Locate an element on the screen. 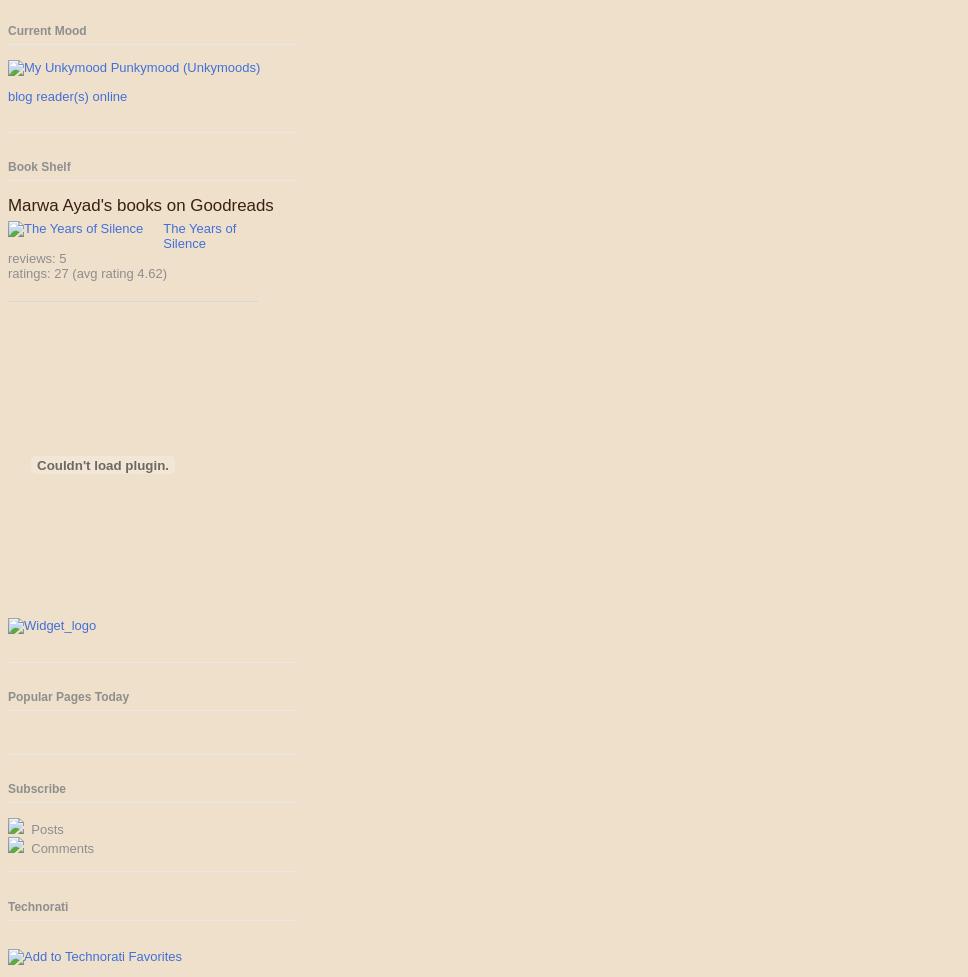 Image resolution: width=968 pixels, height=977 pixels. 'Popular Pages Today' is located at coordinates (67, 696).